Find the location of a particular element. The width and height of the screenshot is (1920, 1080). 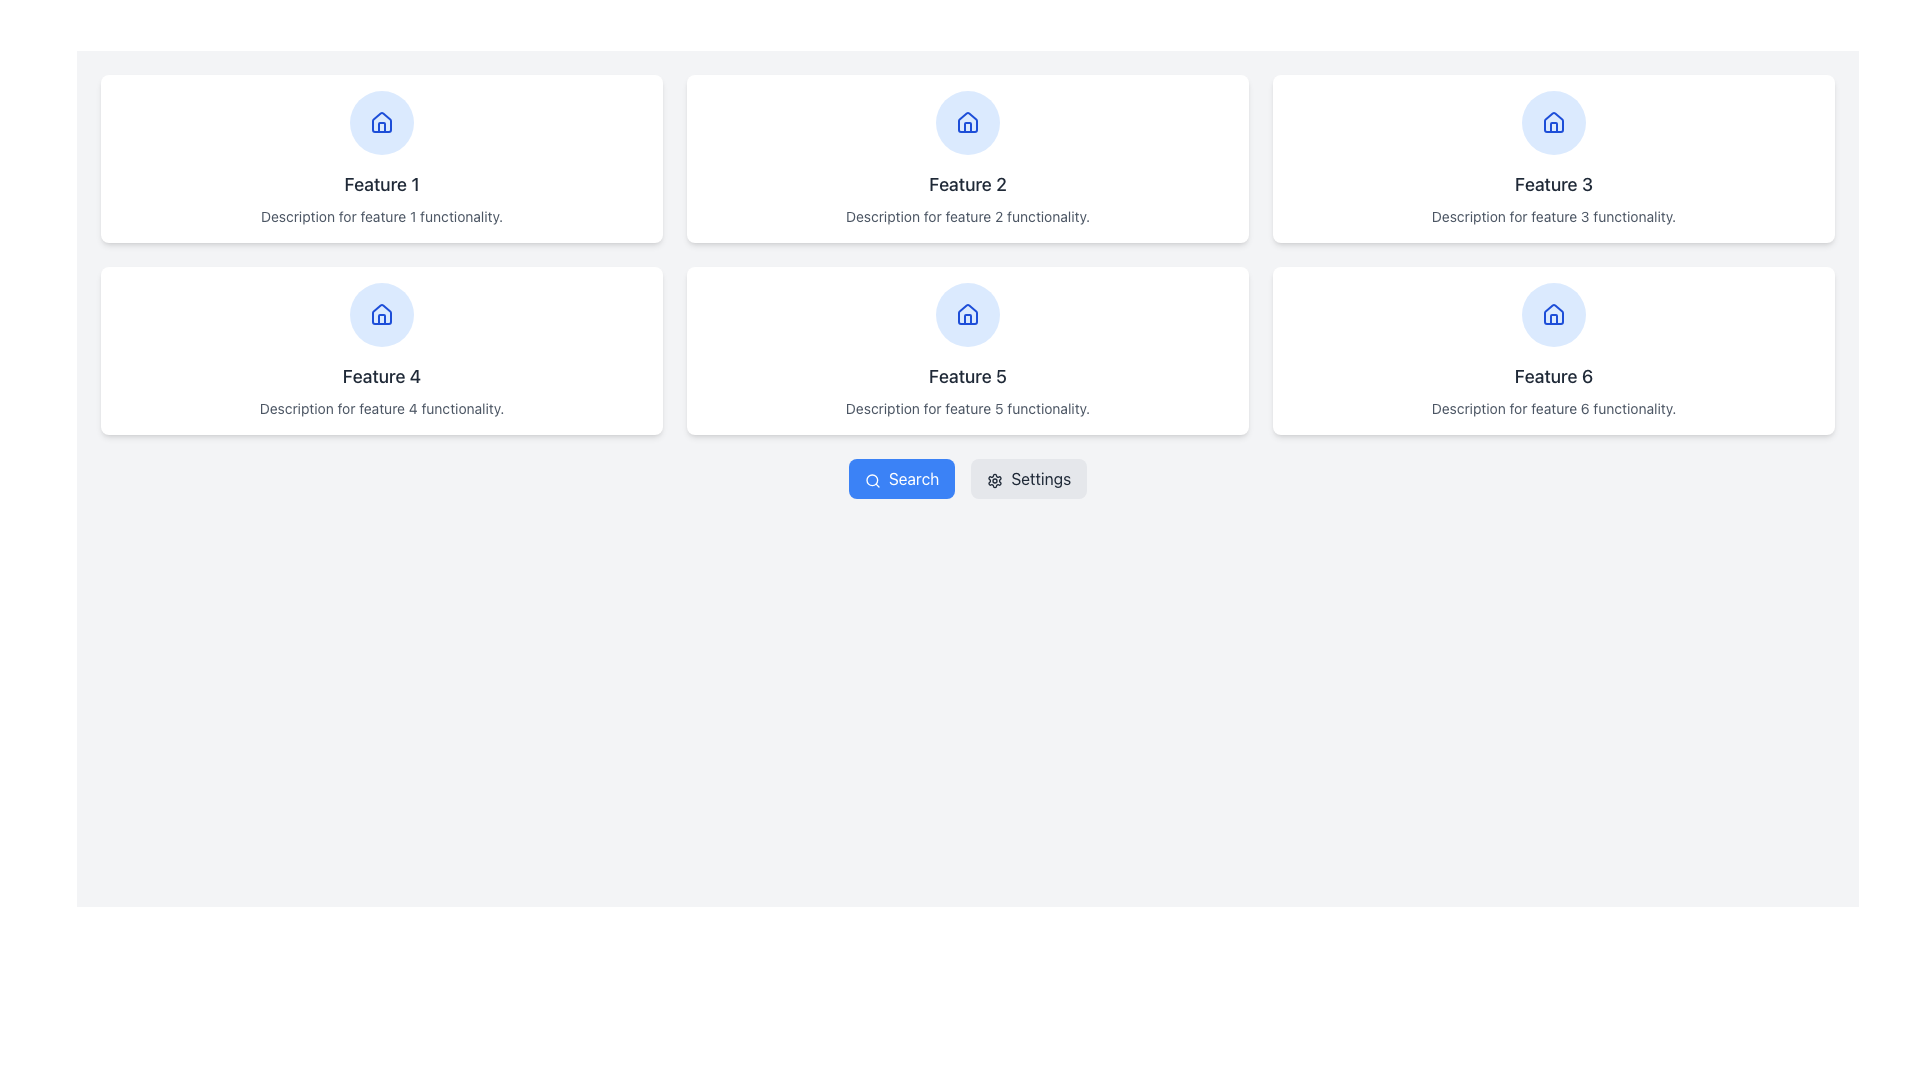

the house outline icon located within the circular blue background of Feature 4 in the lower-left quadrant of the grid layout is located at coordinates (382, 313).